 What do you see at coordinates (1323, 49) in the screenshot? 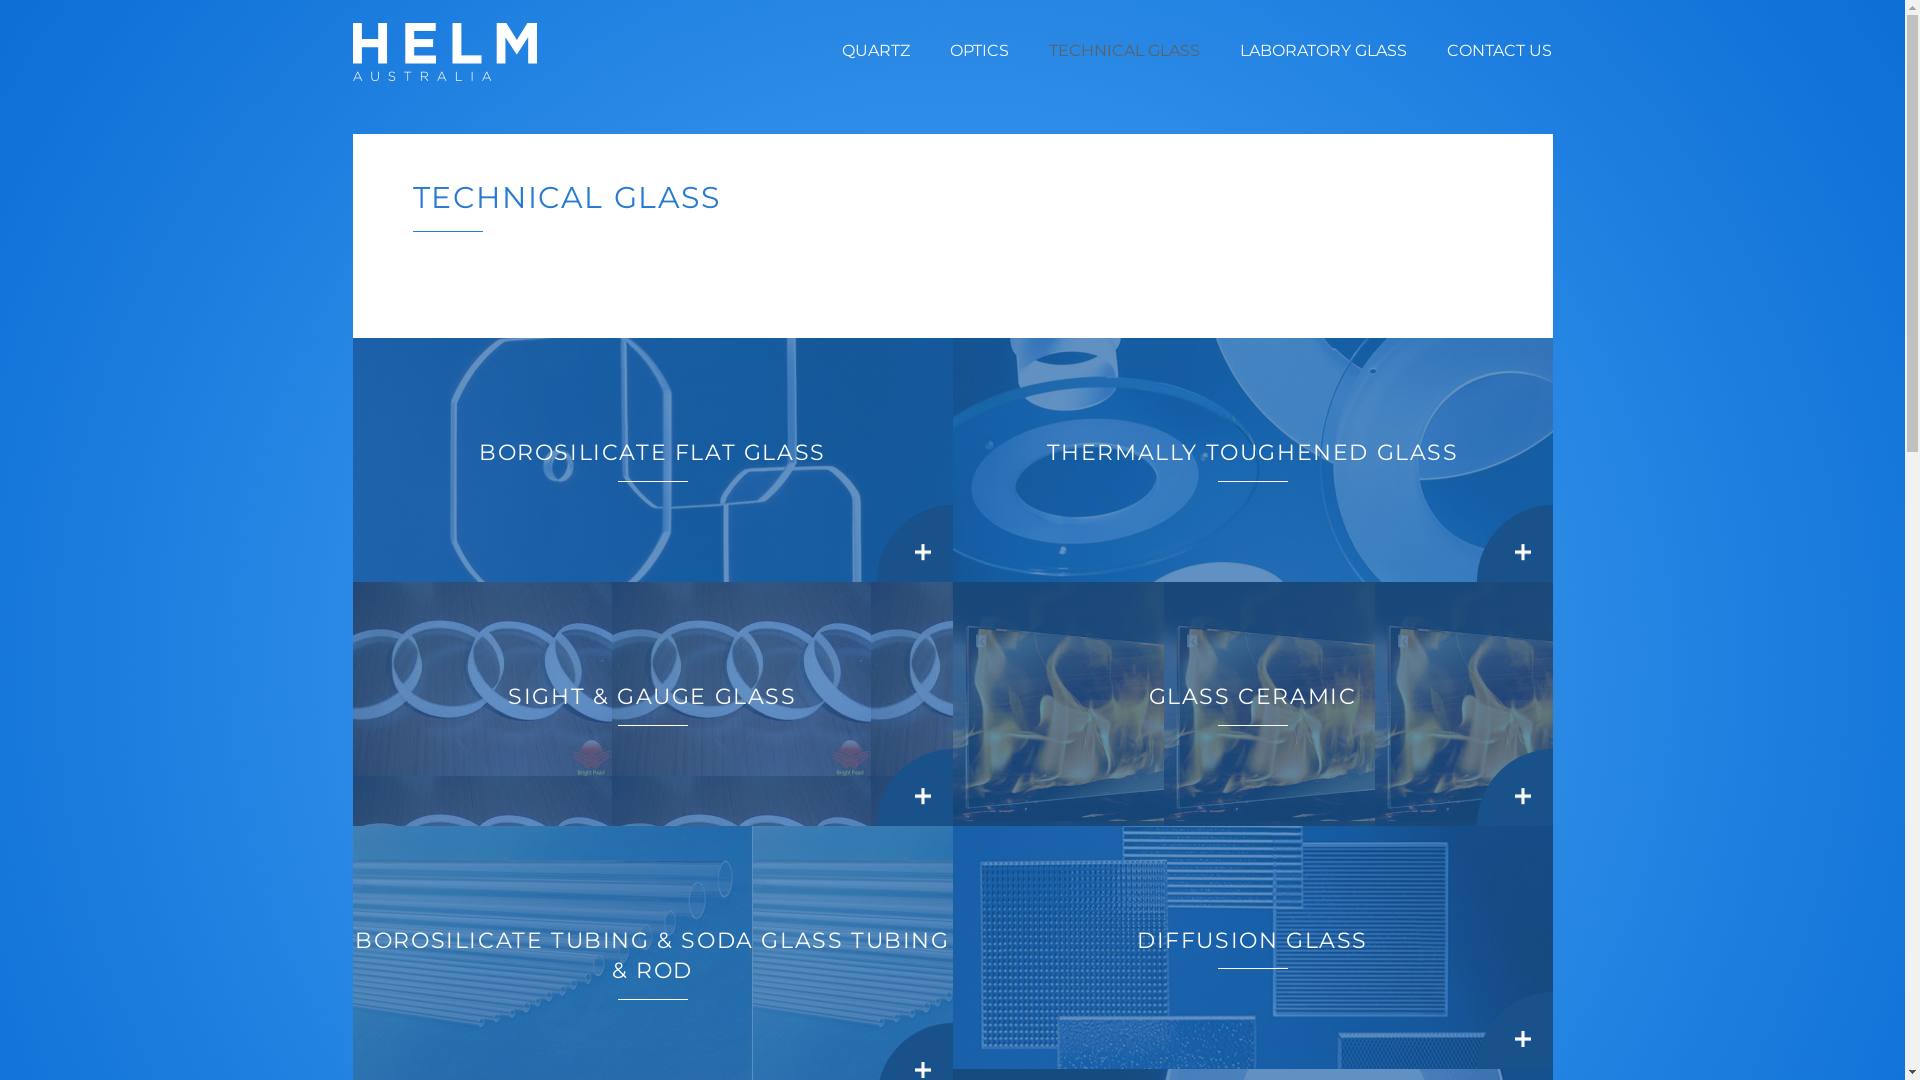
I see `'LABORATORY GLASS'` at bounding box center [1323, 49].